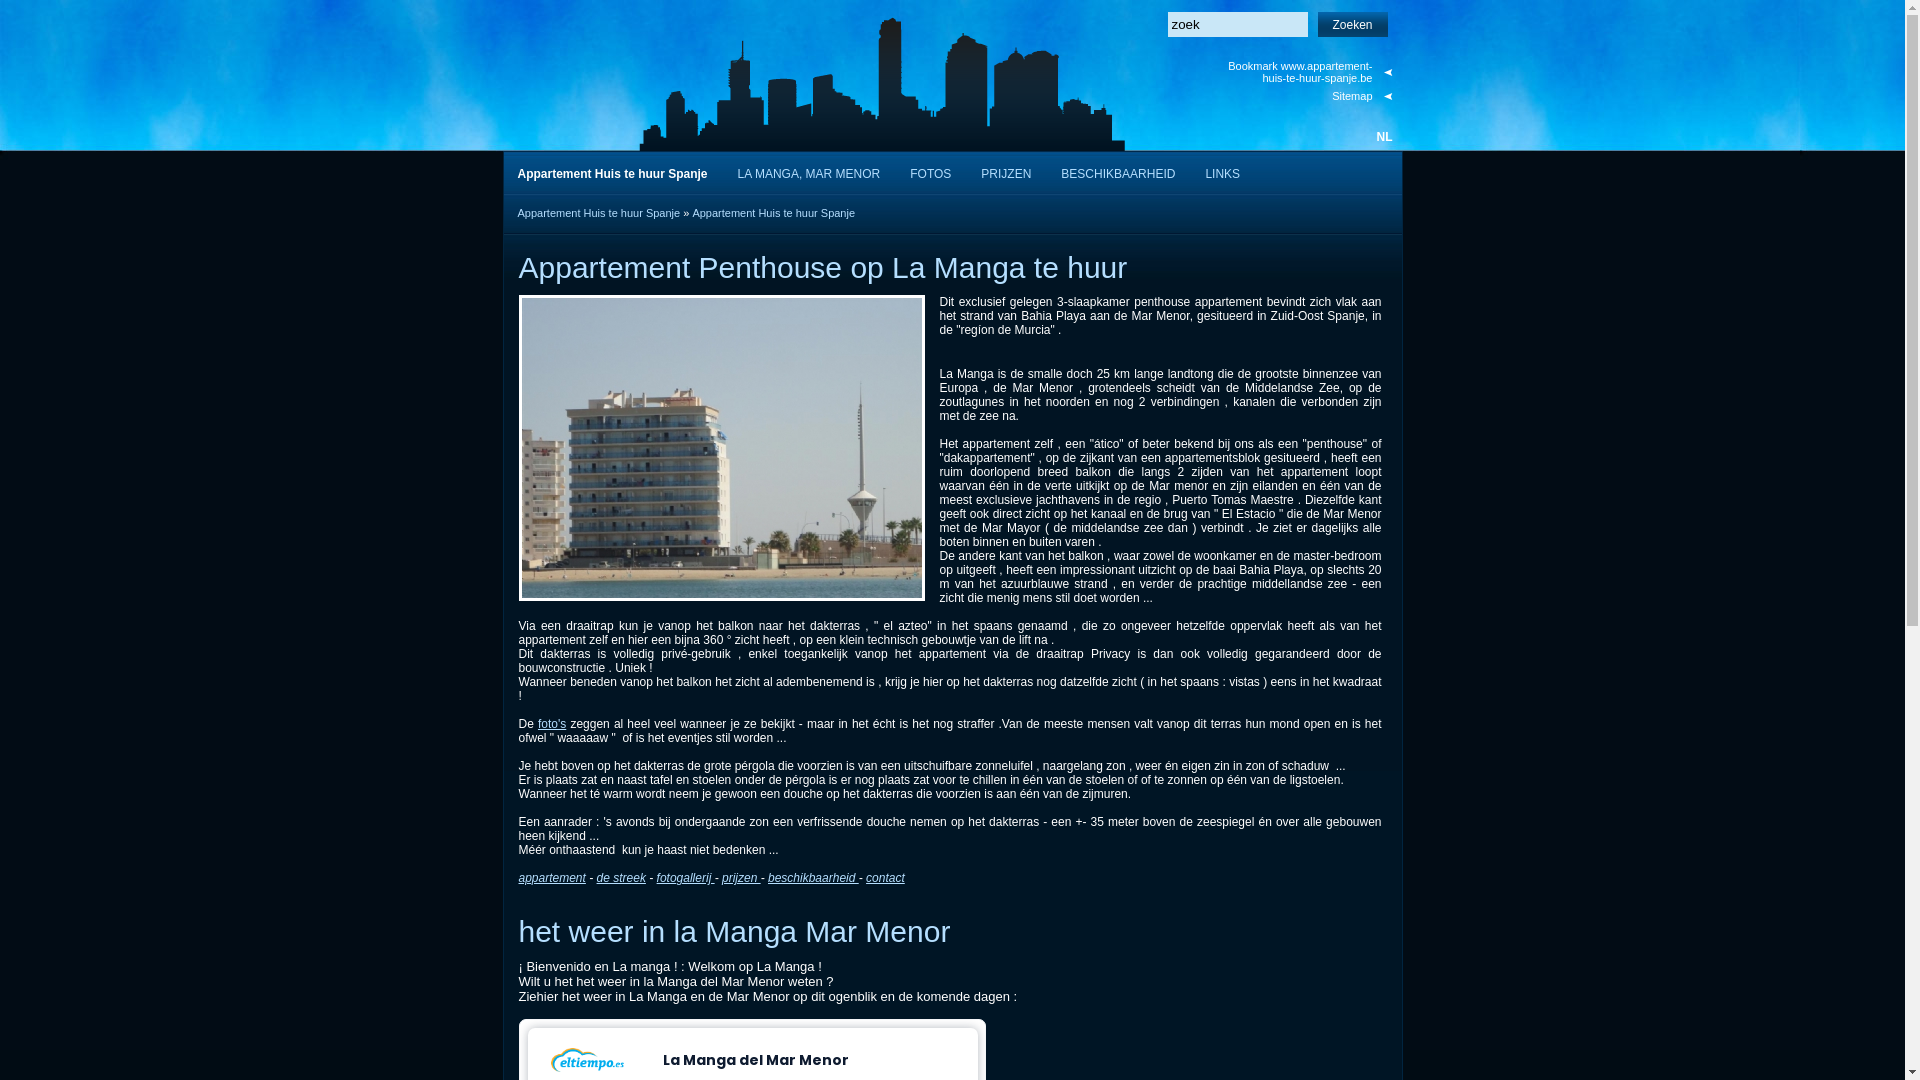 The image size is (1920, 1080). I want to click on 'prijzen ', so click(720, 877).